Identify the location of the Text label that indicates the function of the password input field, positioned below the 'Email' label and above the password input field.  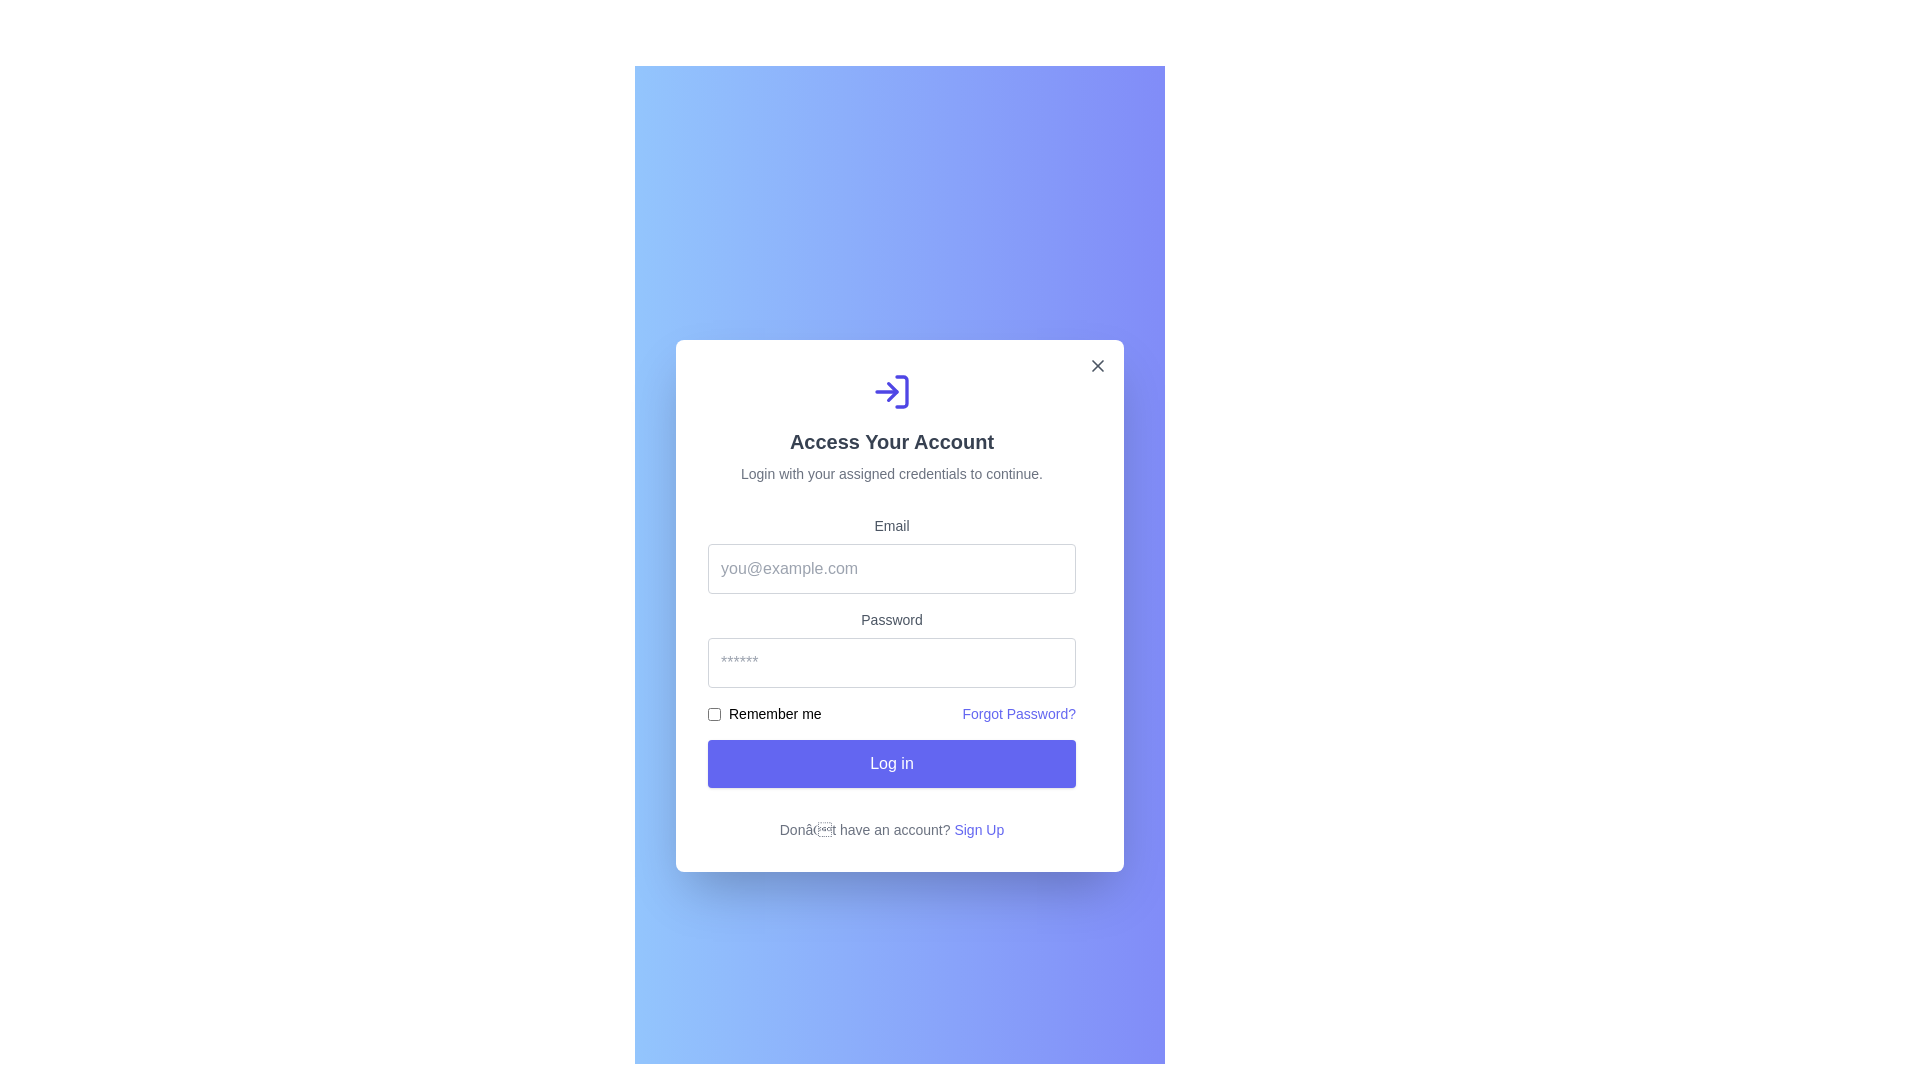
(899, 604).